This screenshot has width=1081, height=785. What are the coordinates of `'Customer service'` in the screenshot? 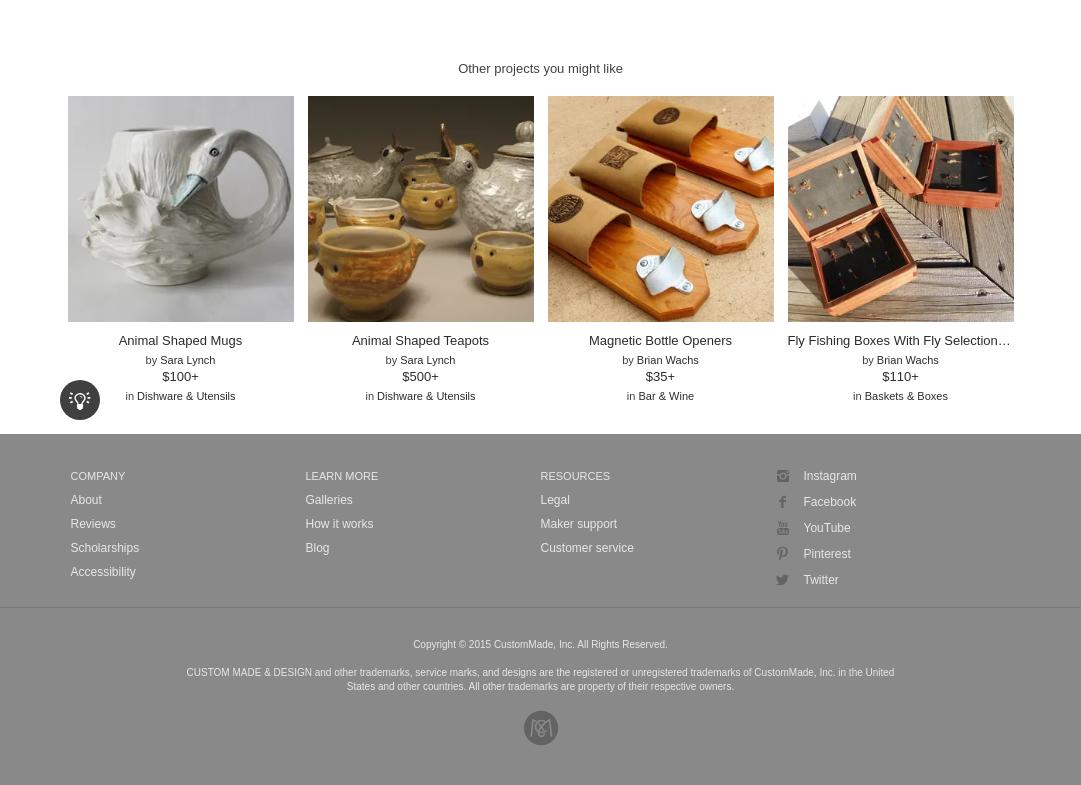 It's located at (585, 546).